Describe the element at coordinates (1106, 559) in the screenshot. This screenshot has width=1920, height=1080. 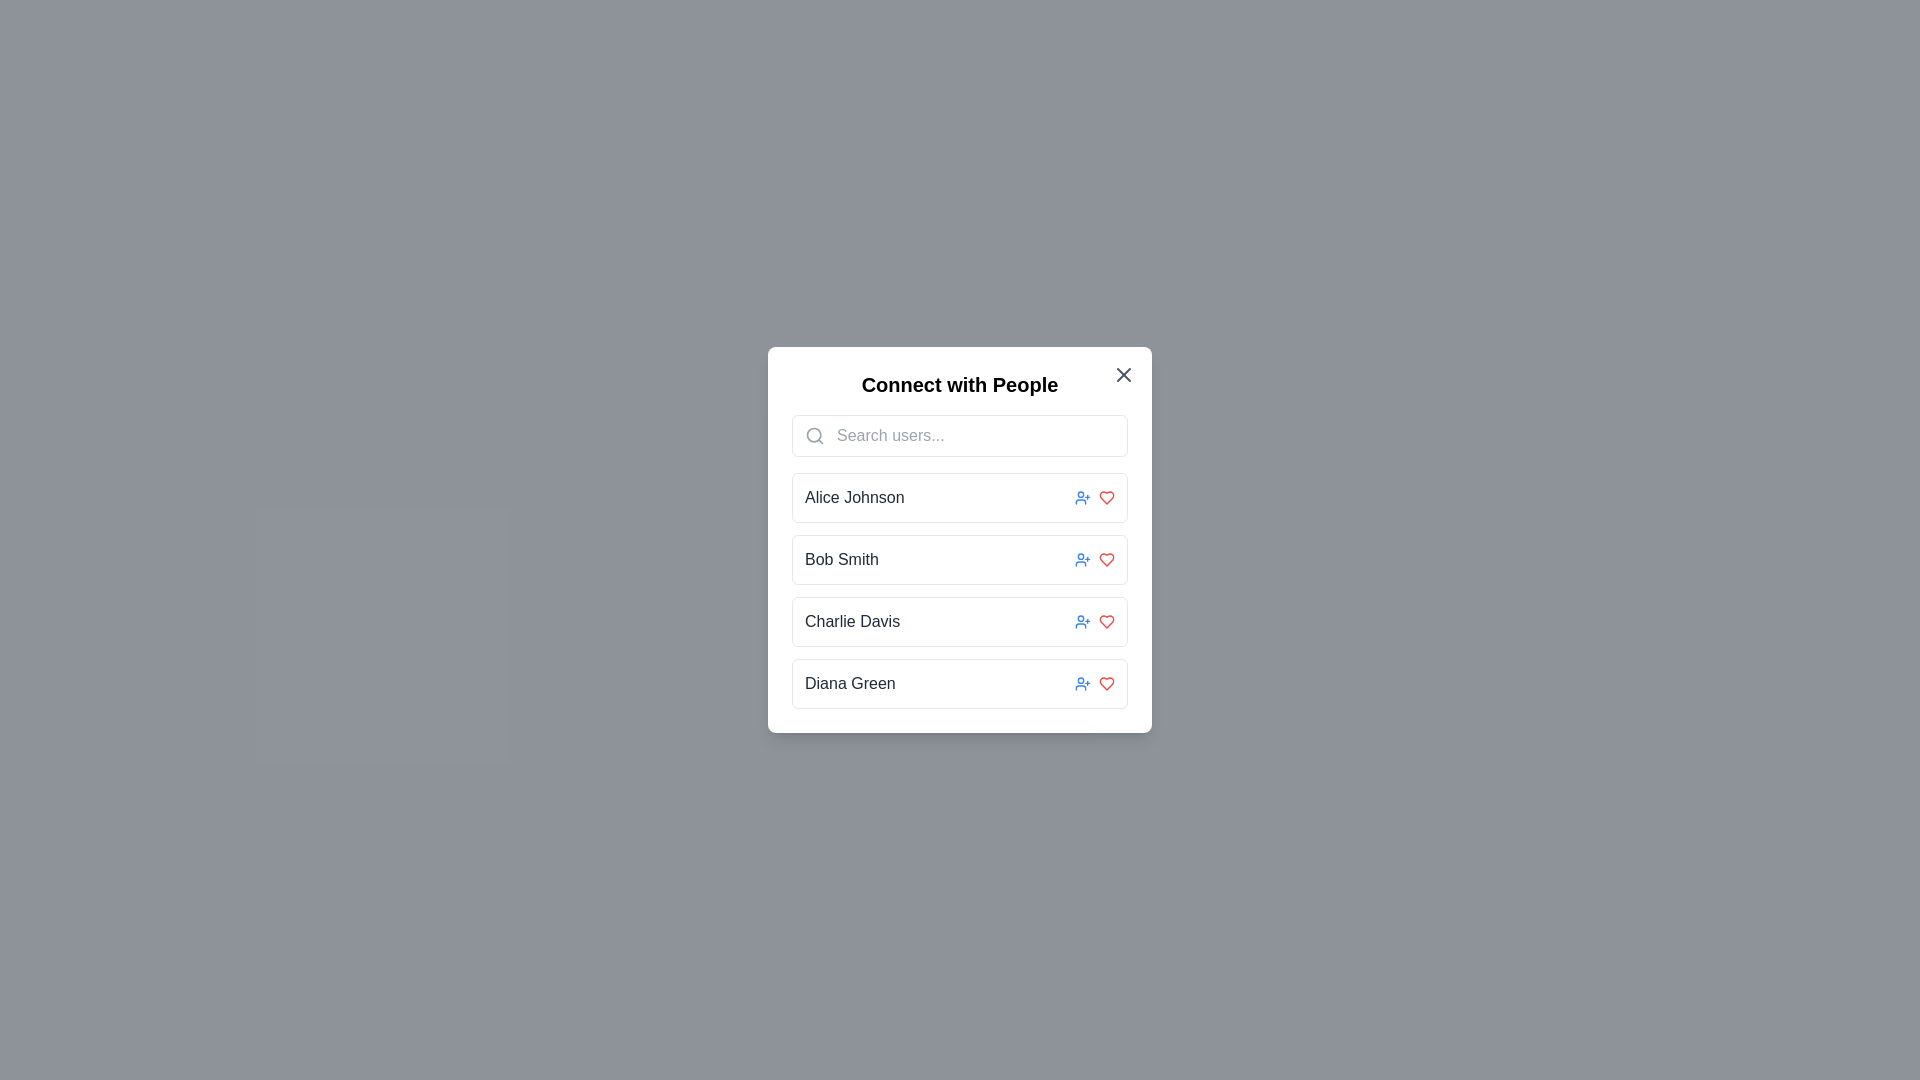
I see `the favorite icon located in the third column of the 'Bob Smith' row in the 'Connect with People' dialog to mark the user as a favorite` at that location.